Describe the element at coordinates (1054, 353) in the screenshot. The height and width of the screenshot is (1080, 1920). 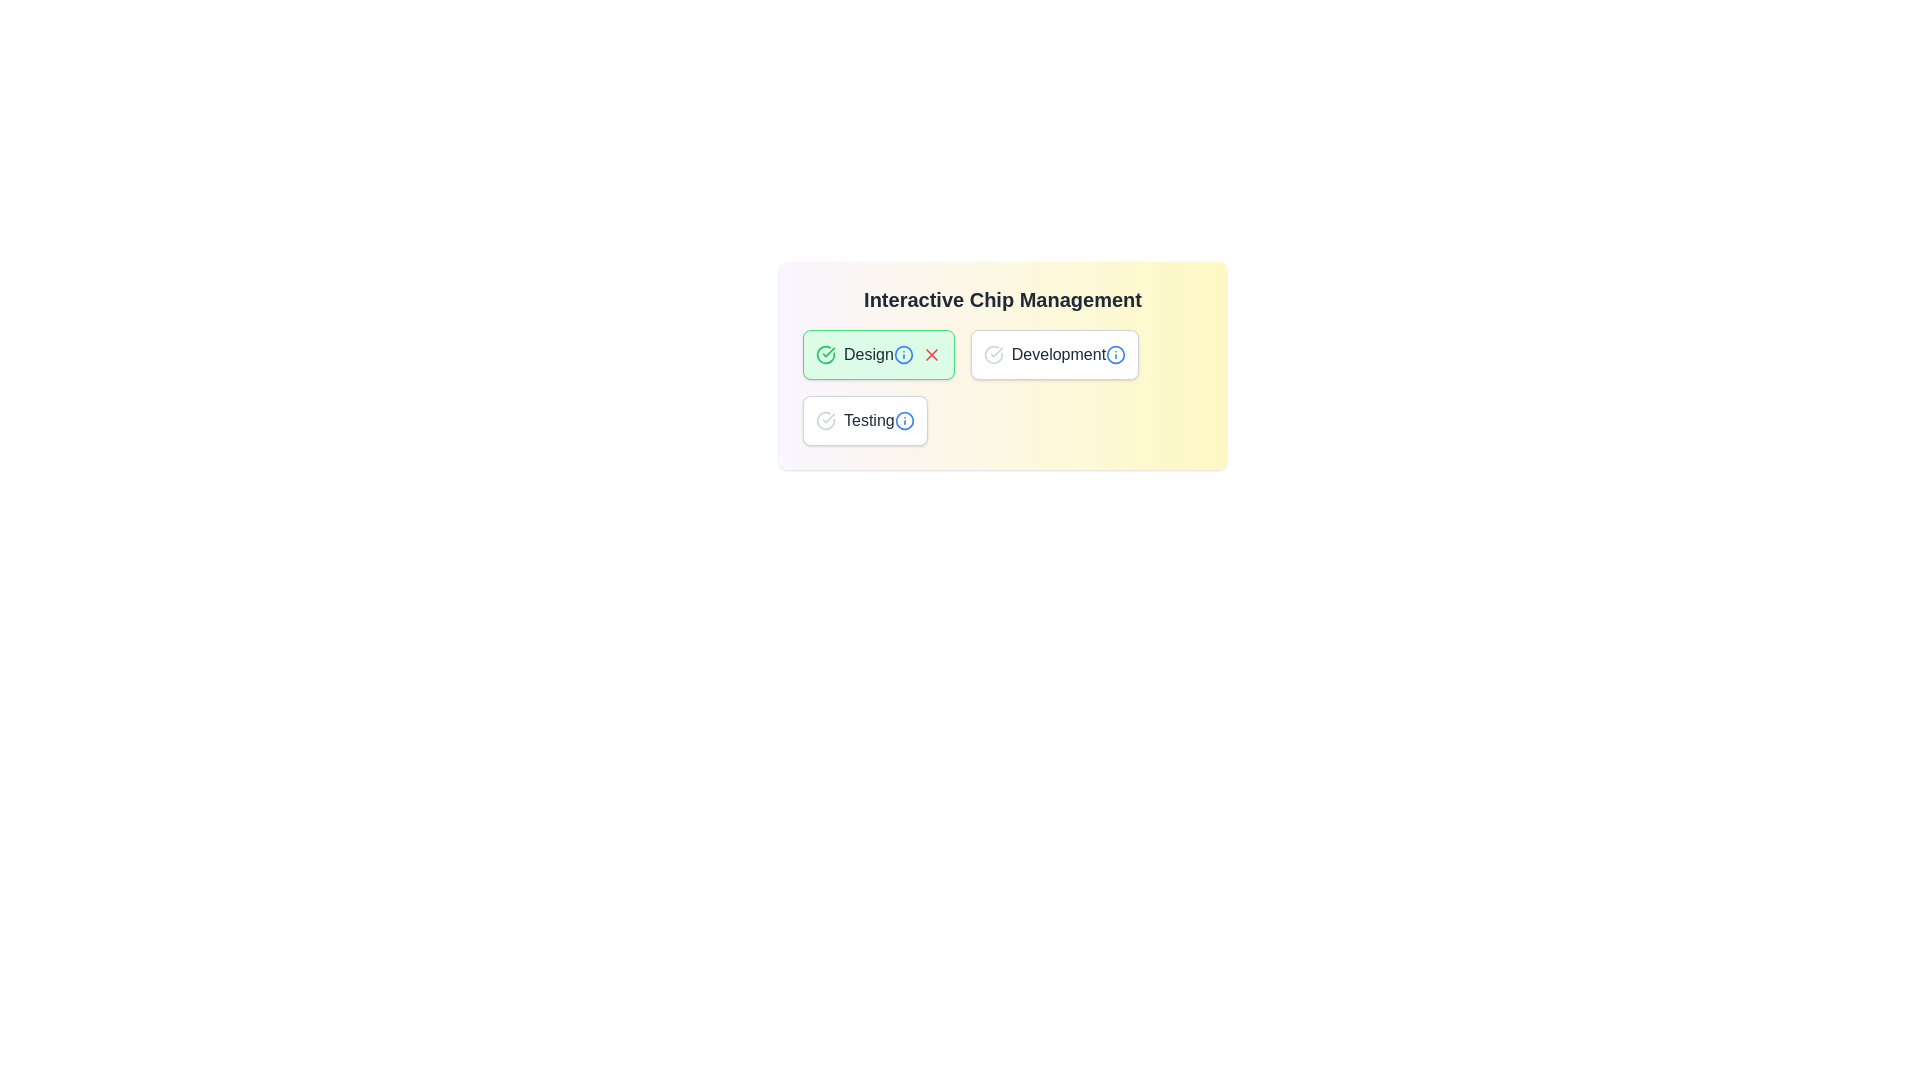
I see `the chip labeled Development` at that location.